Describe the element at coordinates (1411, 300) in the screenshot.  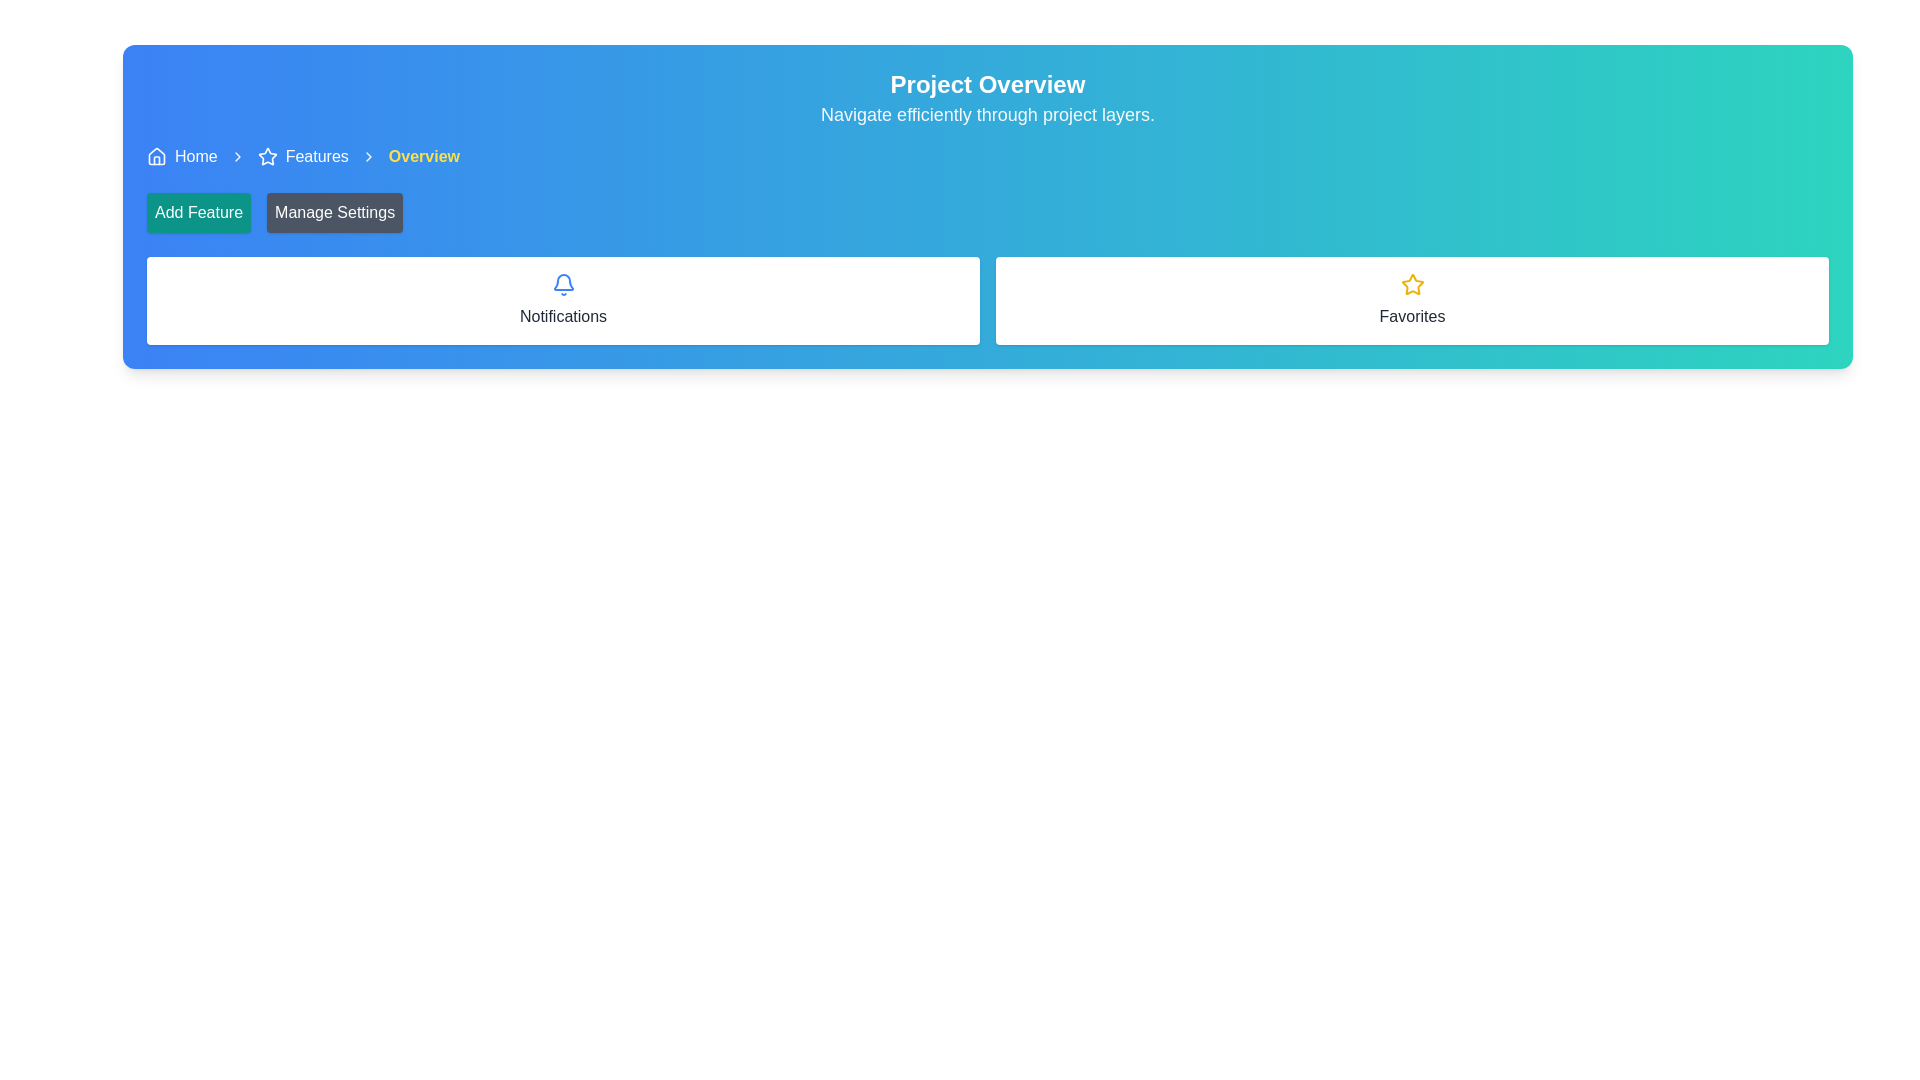
I see `the card labeled 'Favorites' which is the second card in a horizontal layout, positioned to the right of the 'Notifications' card` at that location.